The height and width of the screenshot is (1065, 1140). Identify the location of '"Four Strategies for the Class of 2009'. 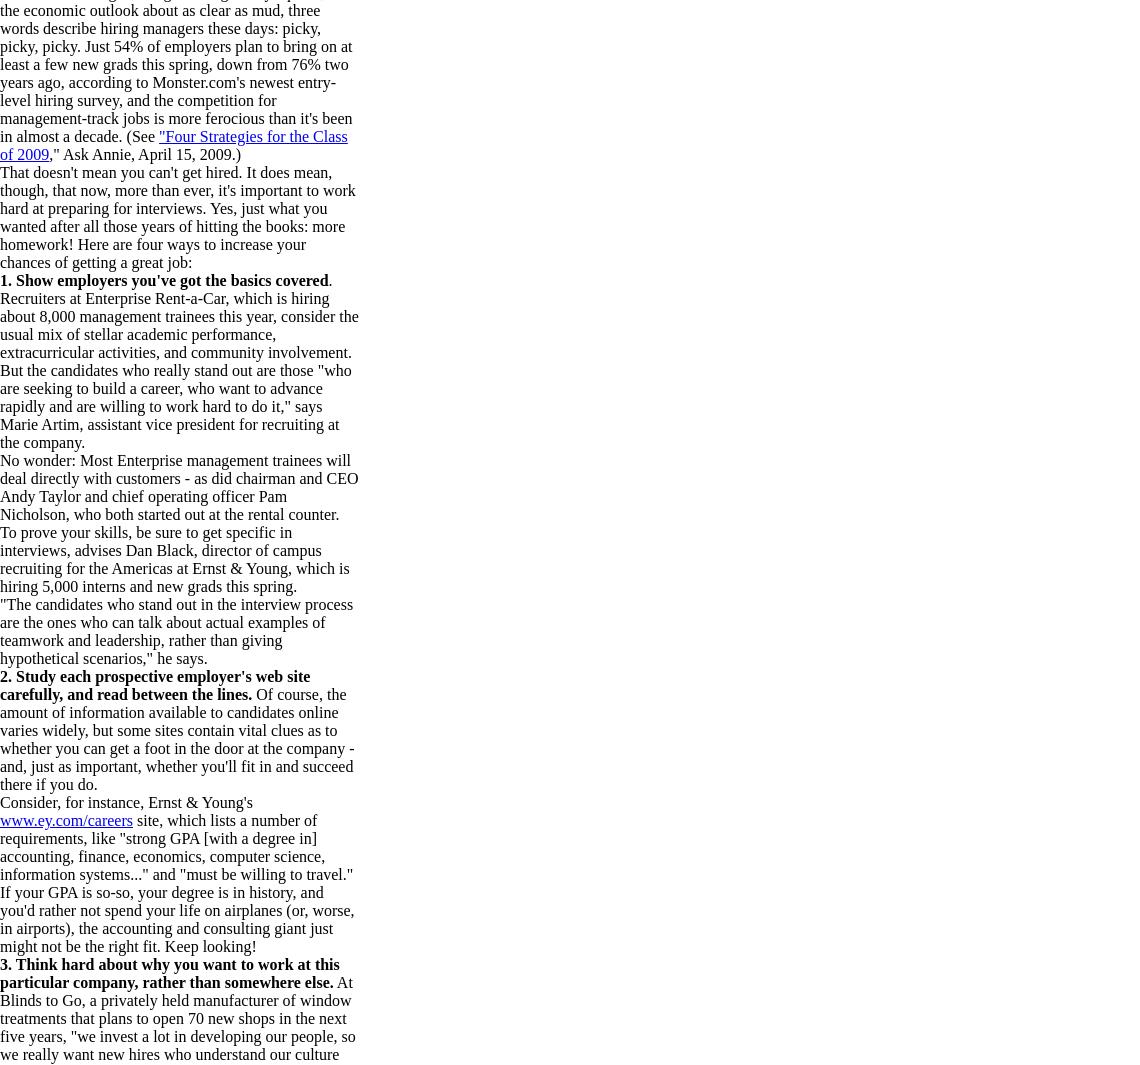
(173, 144).